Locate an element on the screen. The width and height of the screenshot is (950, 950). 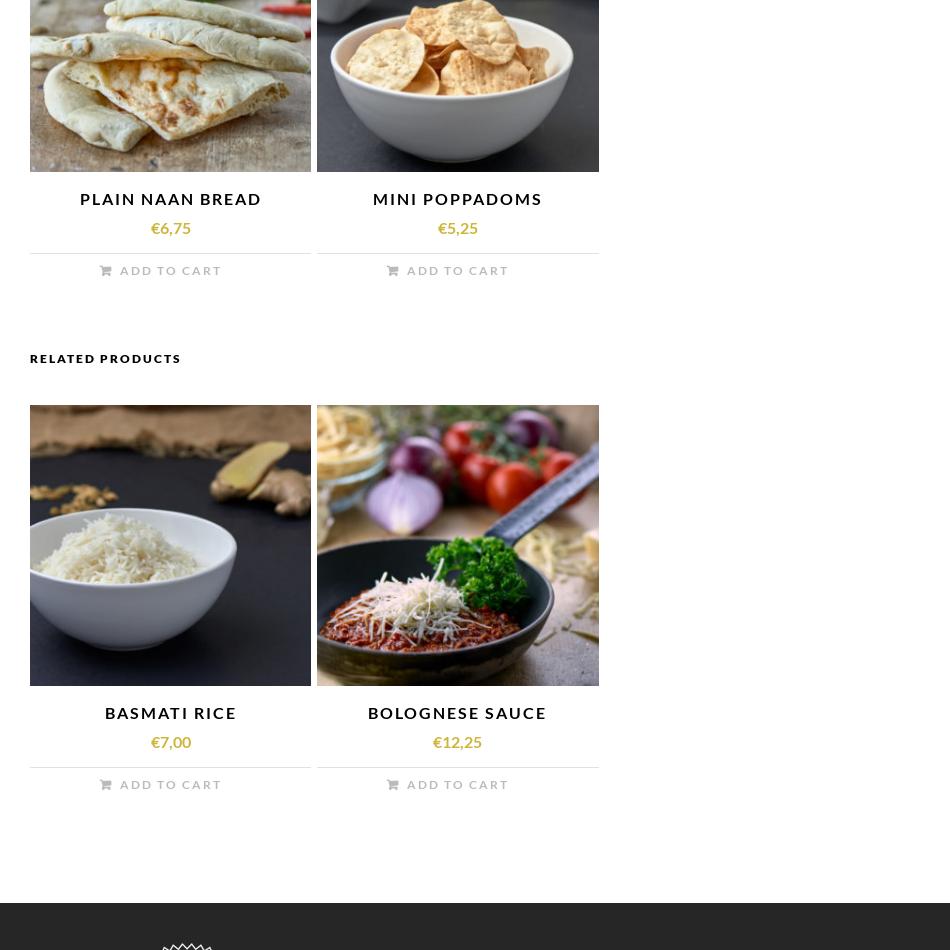
'5,25' is located at coordinates (445, 226).